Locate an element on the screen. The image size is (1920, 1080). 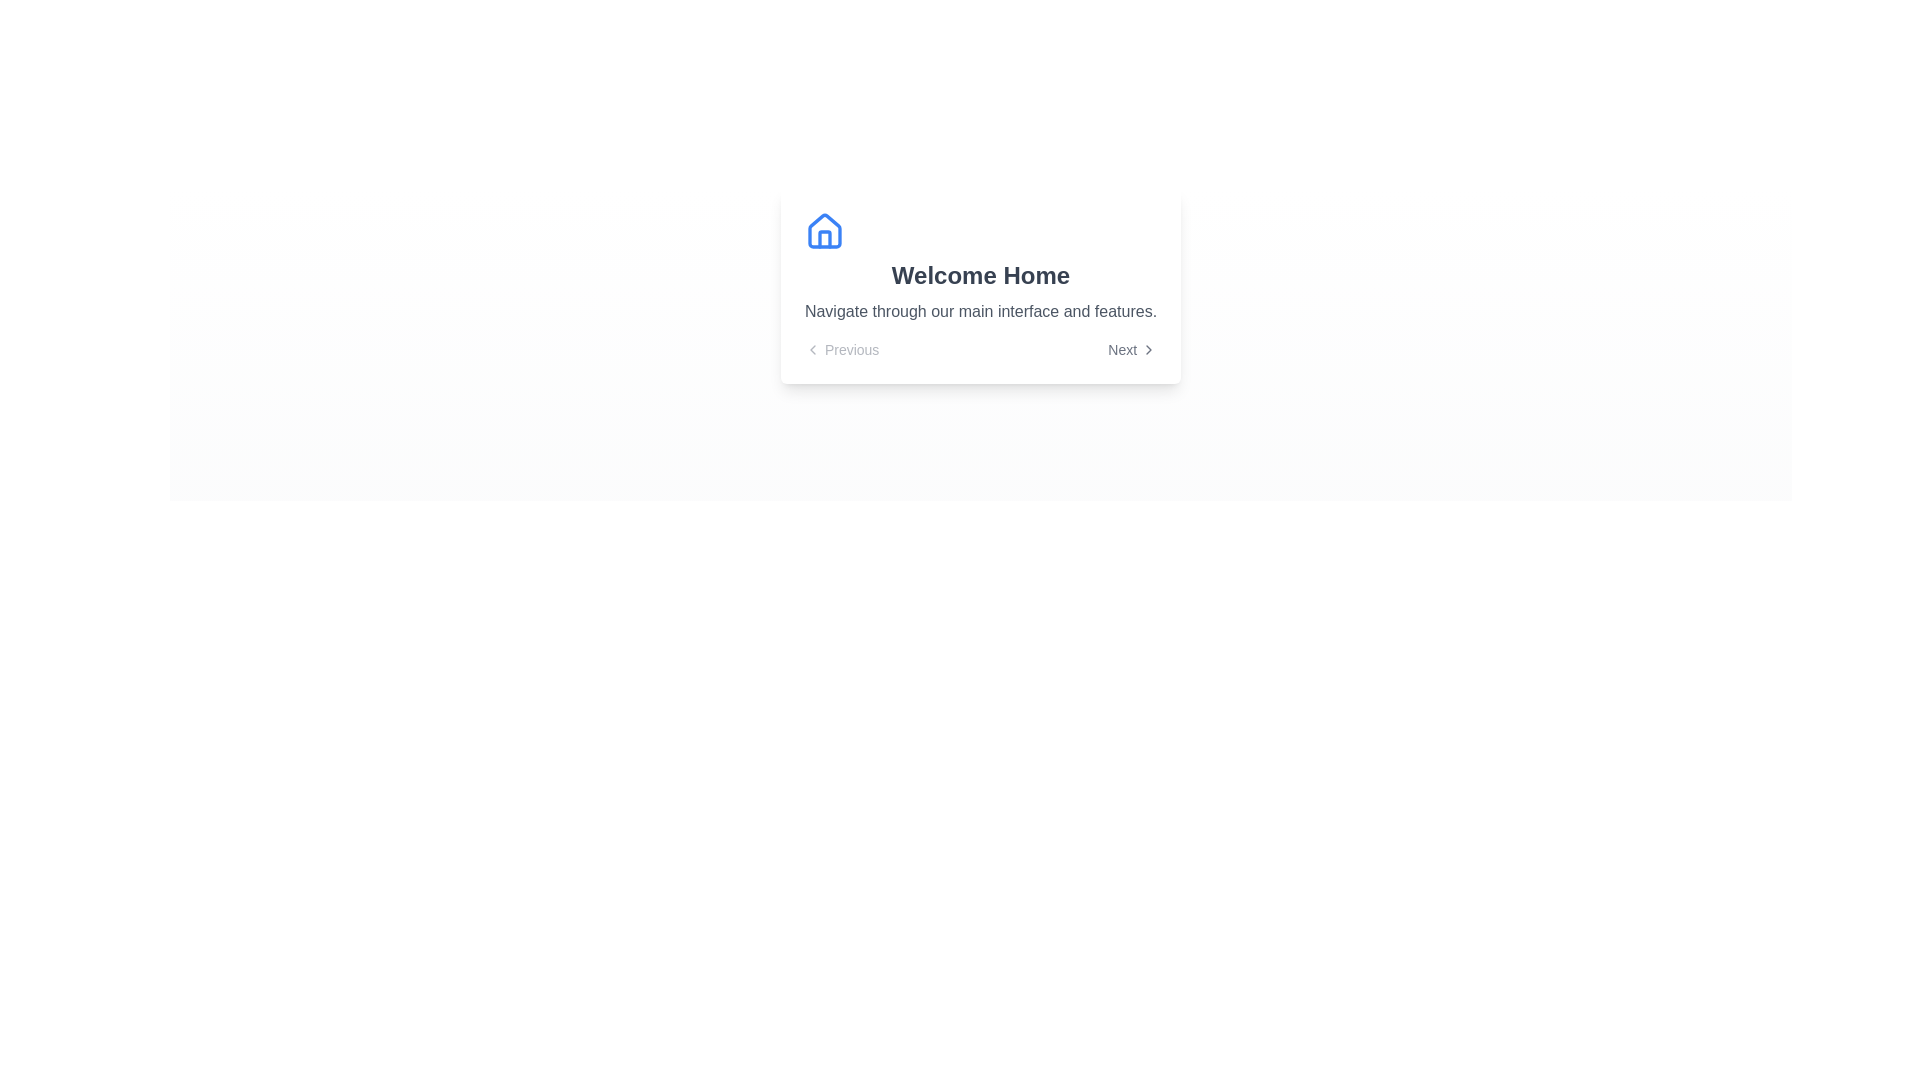
the chevron-right icon, which is part of the 'Next' button located at the bottom-right corner of the content card is located at coordinates (1149, 349).